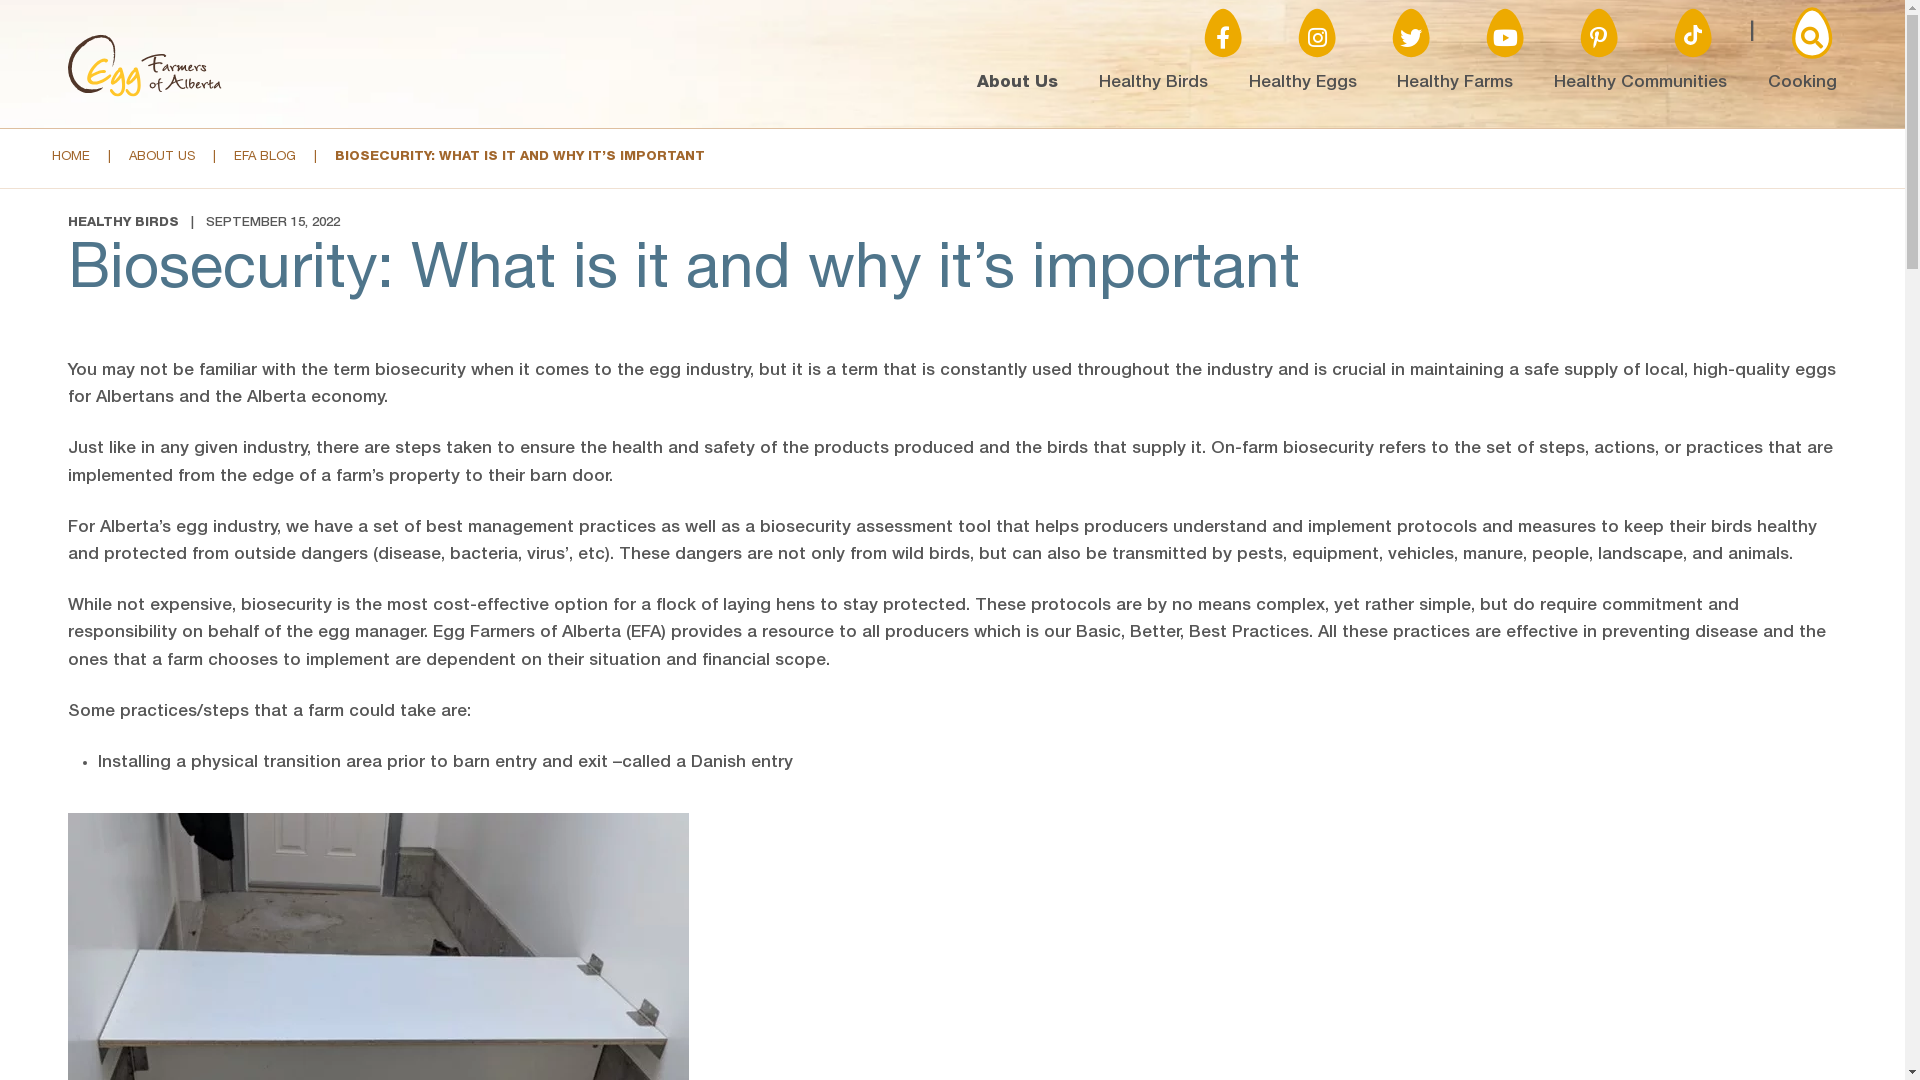 The width and height of the screenshot is (1920, 1080). Describe the element at coordinates (1017, 82) in the screenshot. I see `'About Us'` at that location.